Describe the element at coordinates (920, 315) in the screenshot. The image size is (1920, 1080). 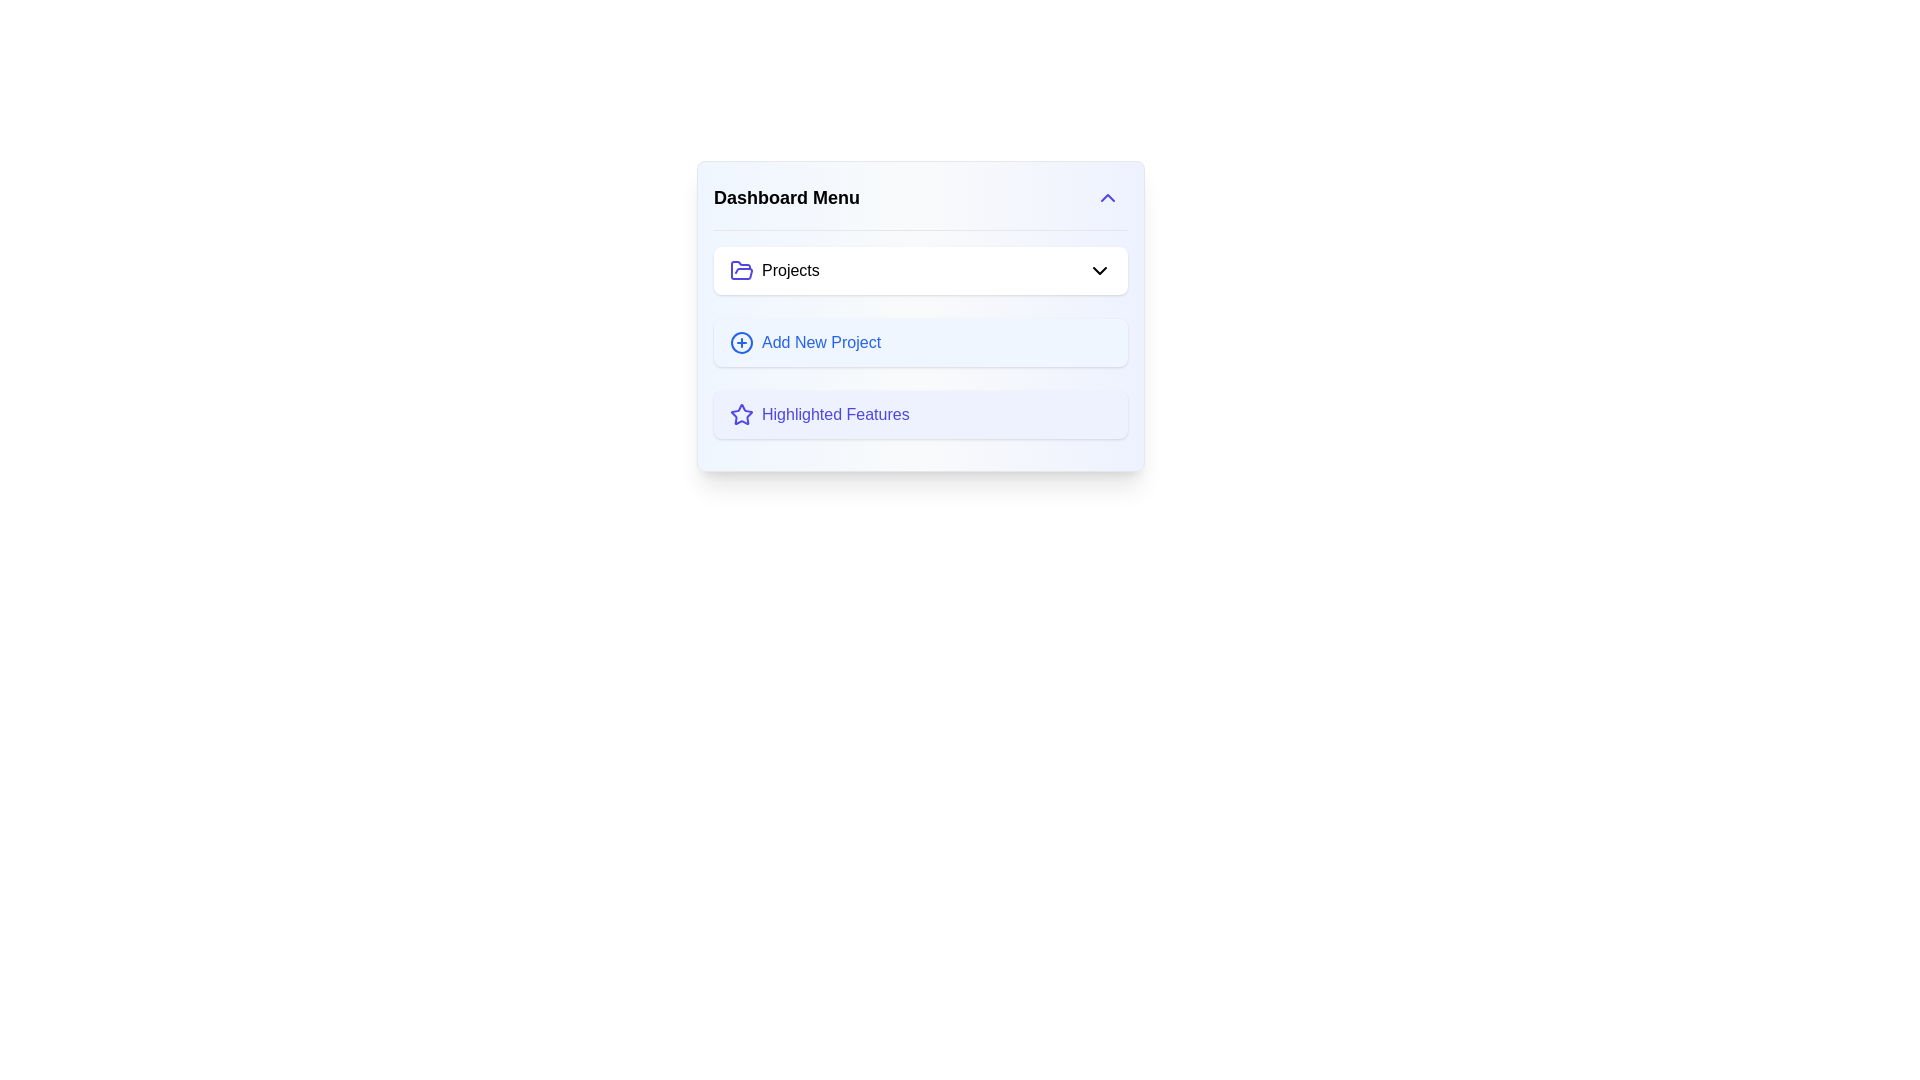
I see `the 'Dashboard Menu' to interact with the menu widget that contains options like 'Projects', 'Add New Project', and 'Highlighted Features'` at that location.